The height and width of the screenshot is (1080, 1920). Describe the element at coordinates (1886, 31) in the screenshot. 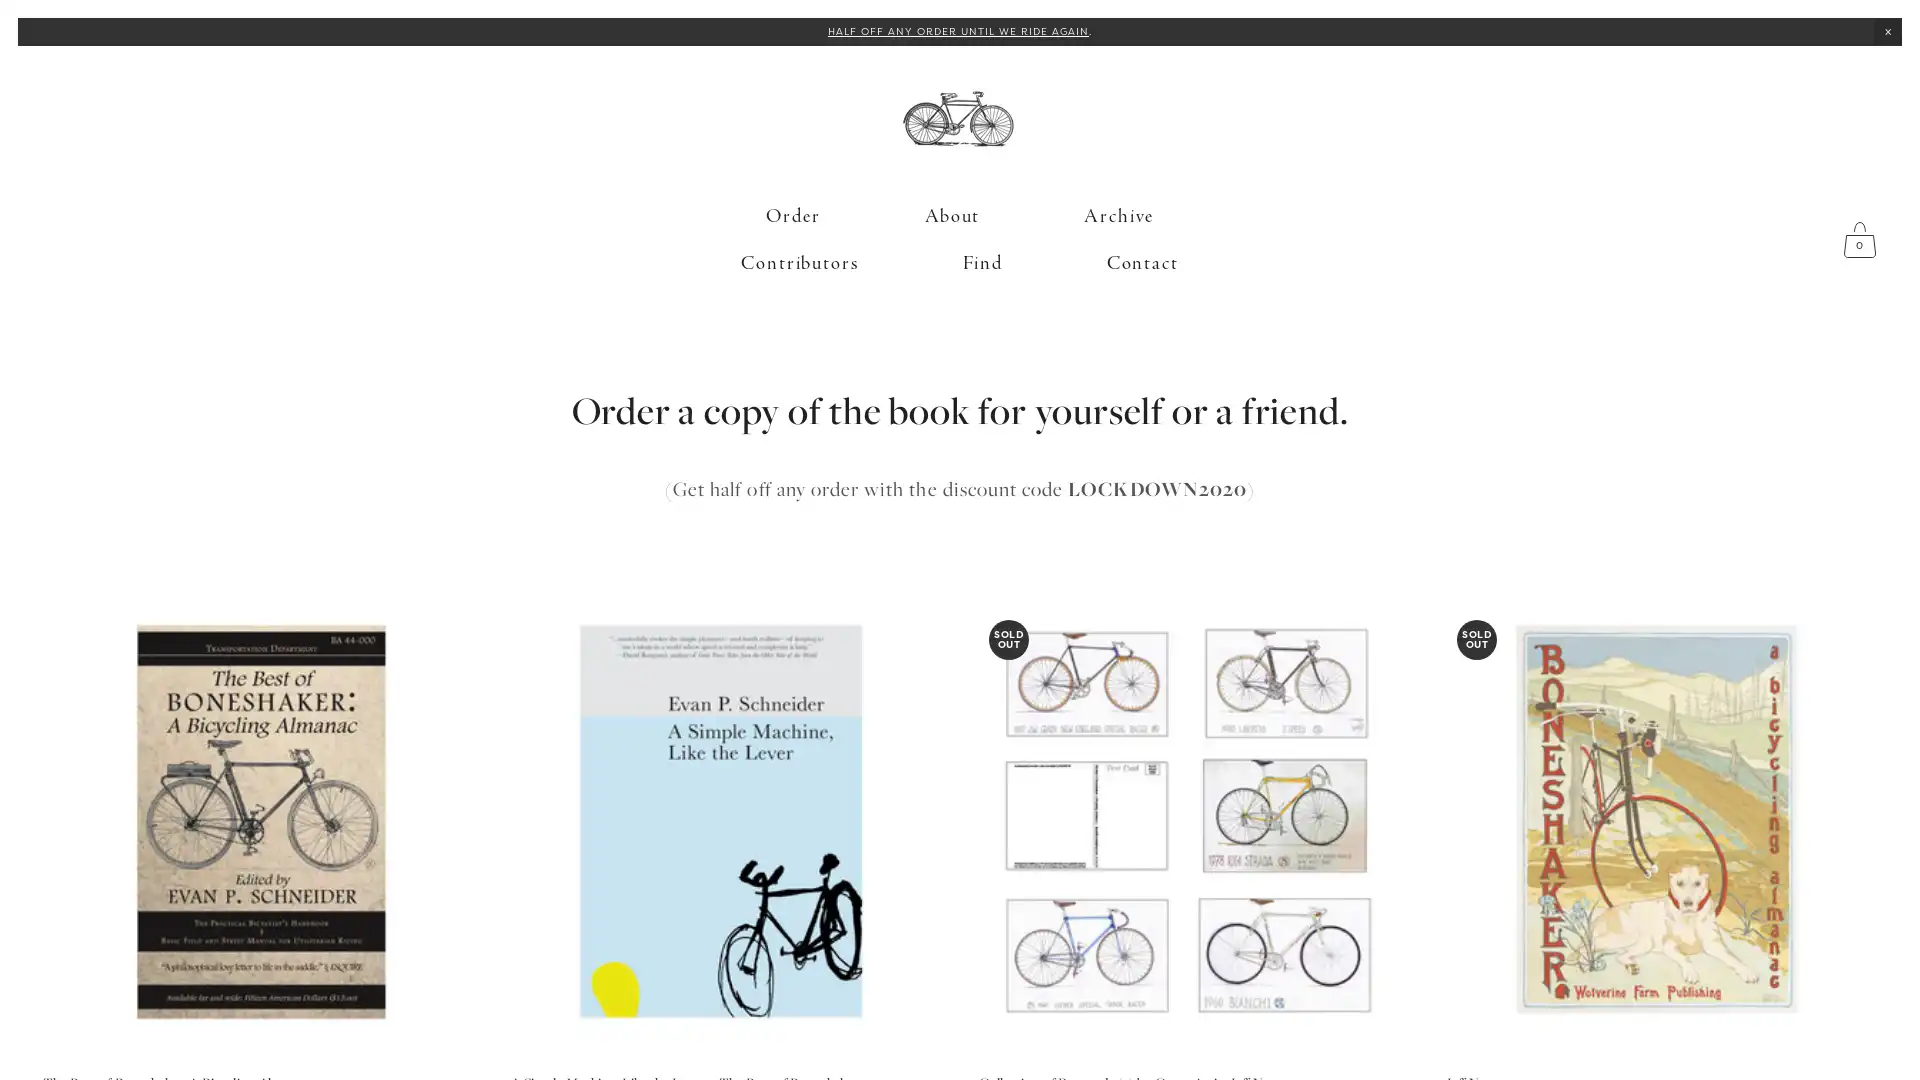

I see `Close Announcement` at that location.